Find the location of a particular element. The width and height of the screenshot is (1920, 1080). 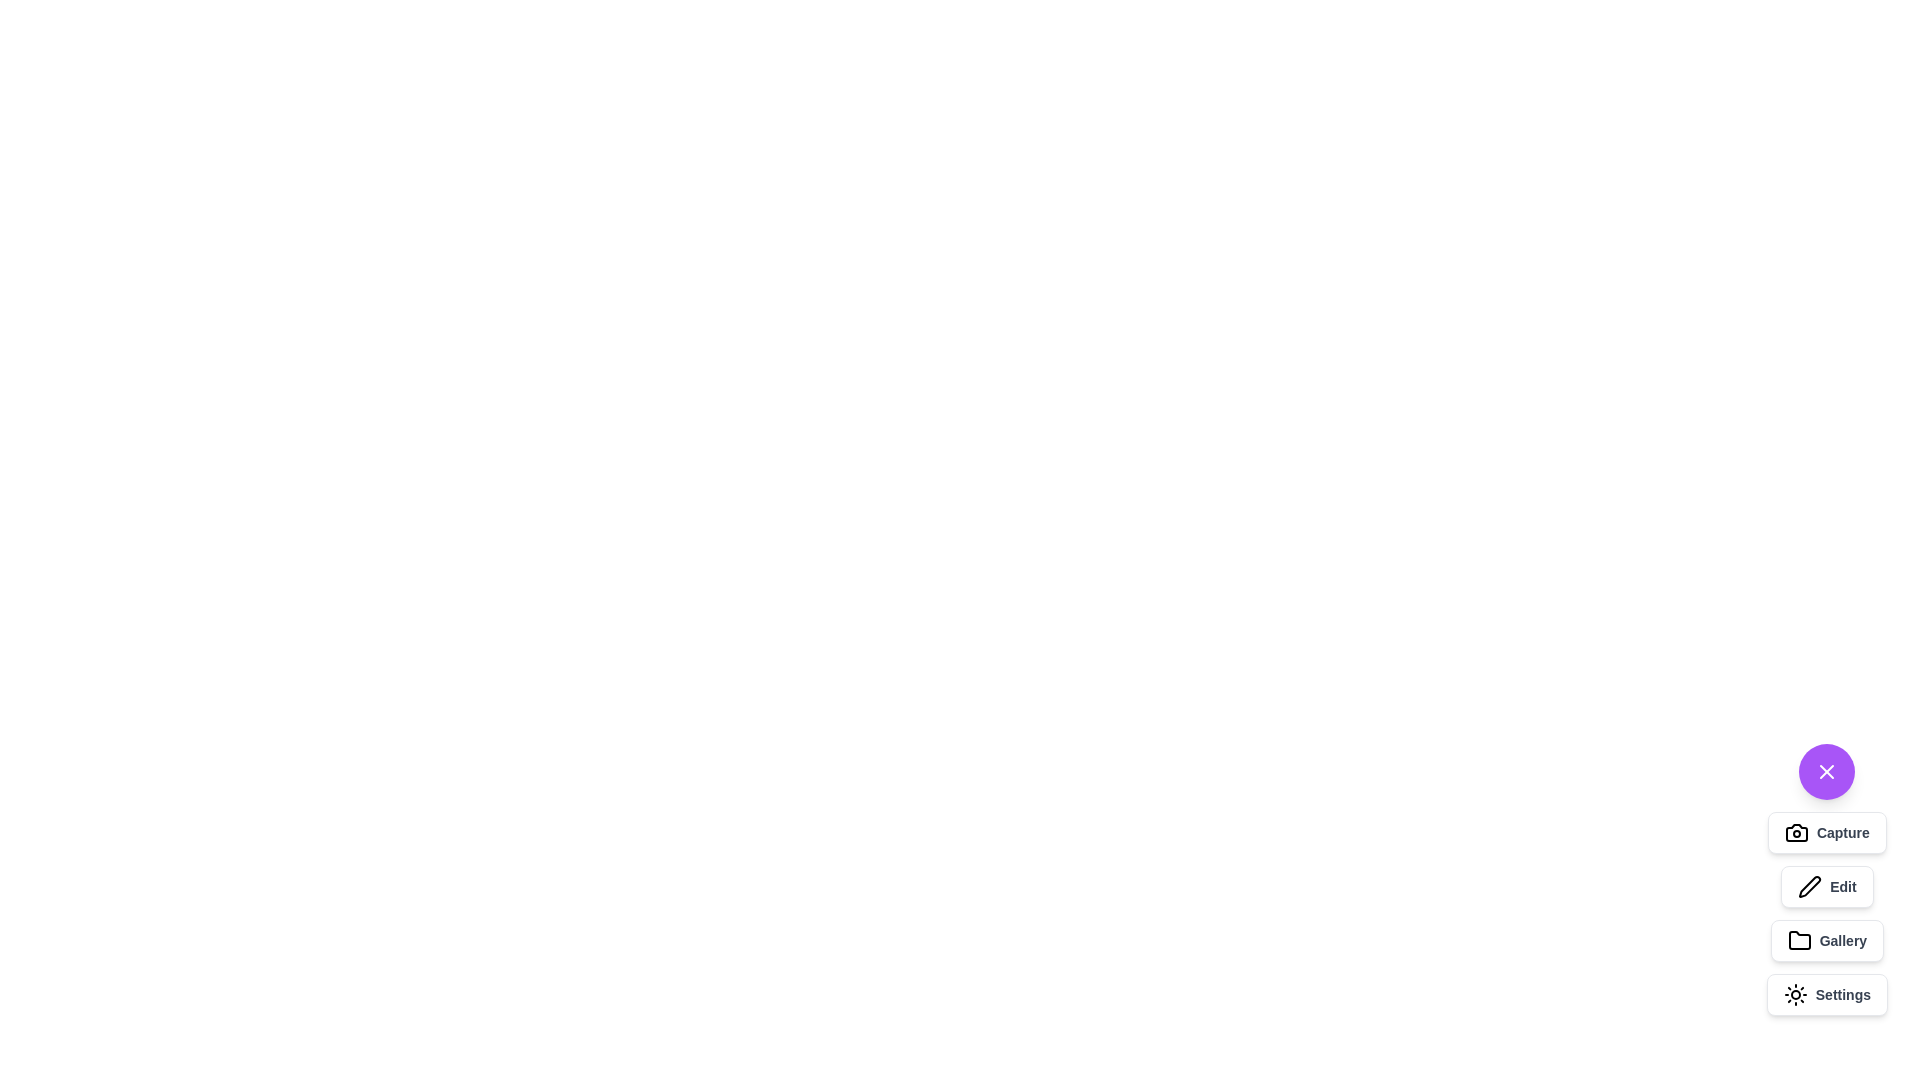

the 'Gallery' button to activate the gallery functionality is located at coordinates (1827, 941).